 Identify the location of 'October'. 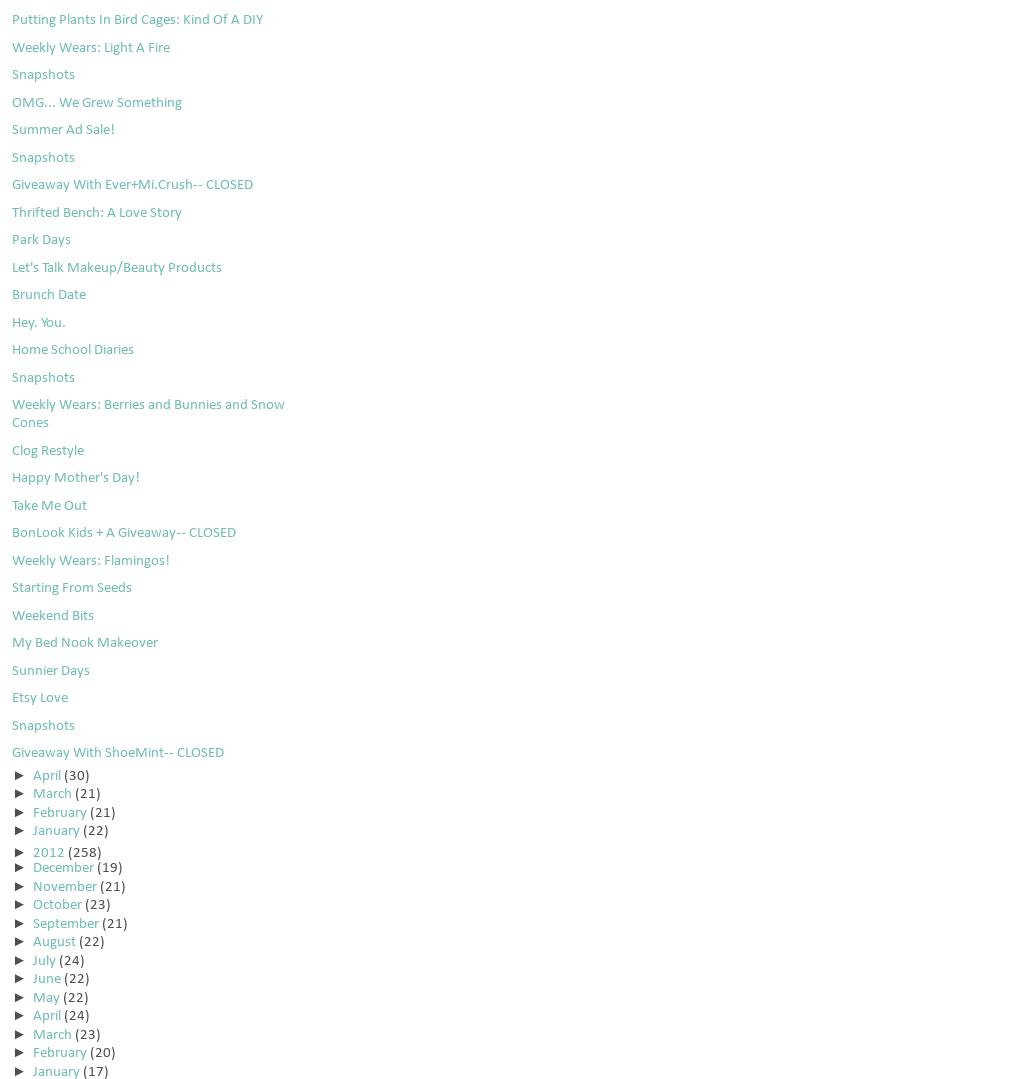
(57, 904).